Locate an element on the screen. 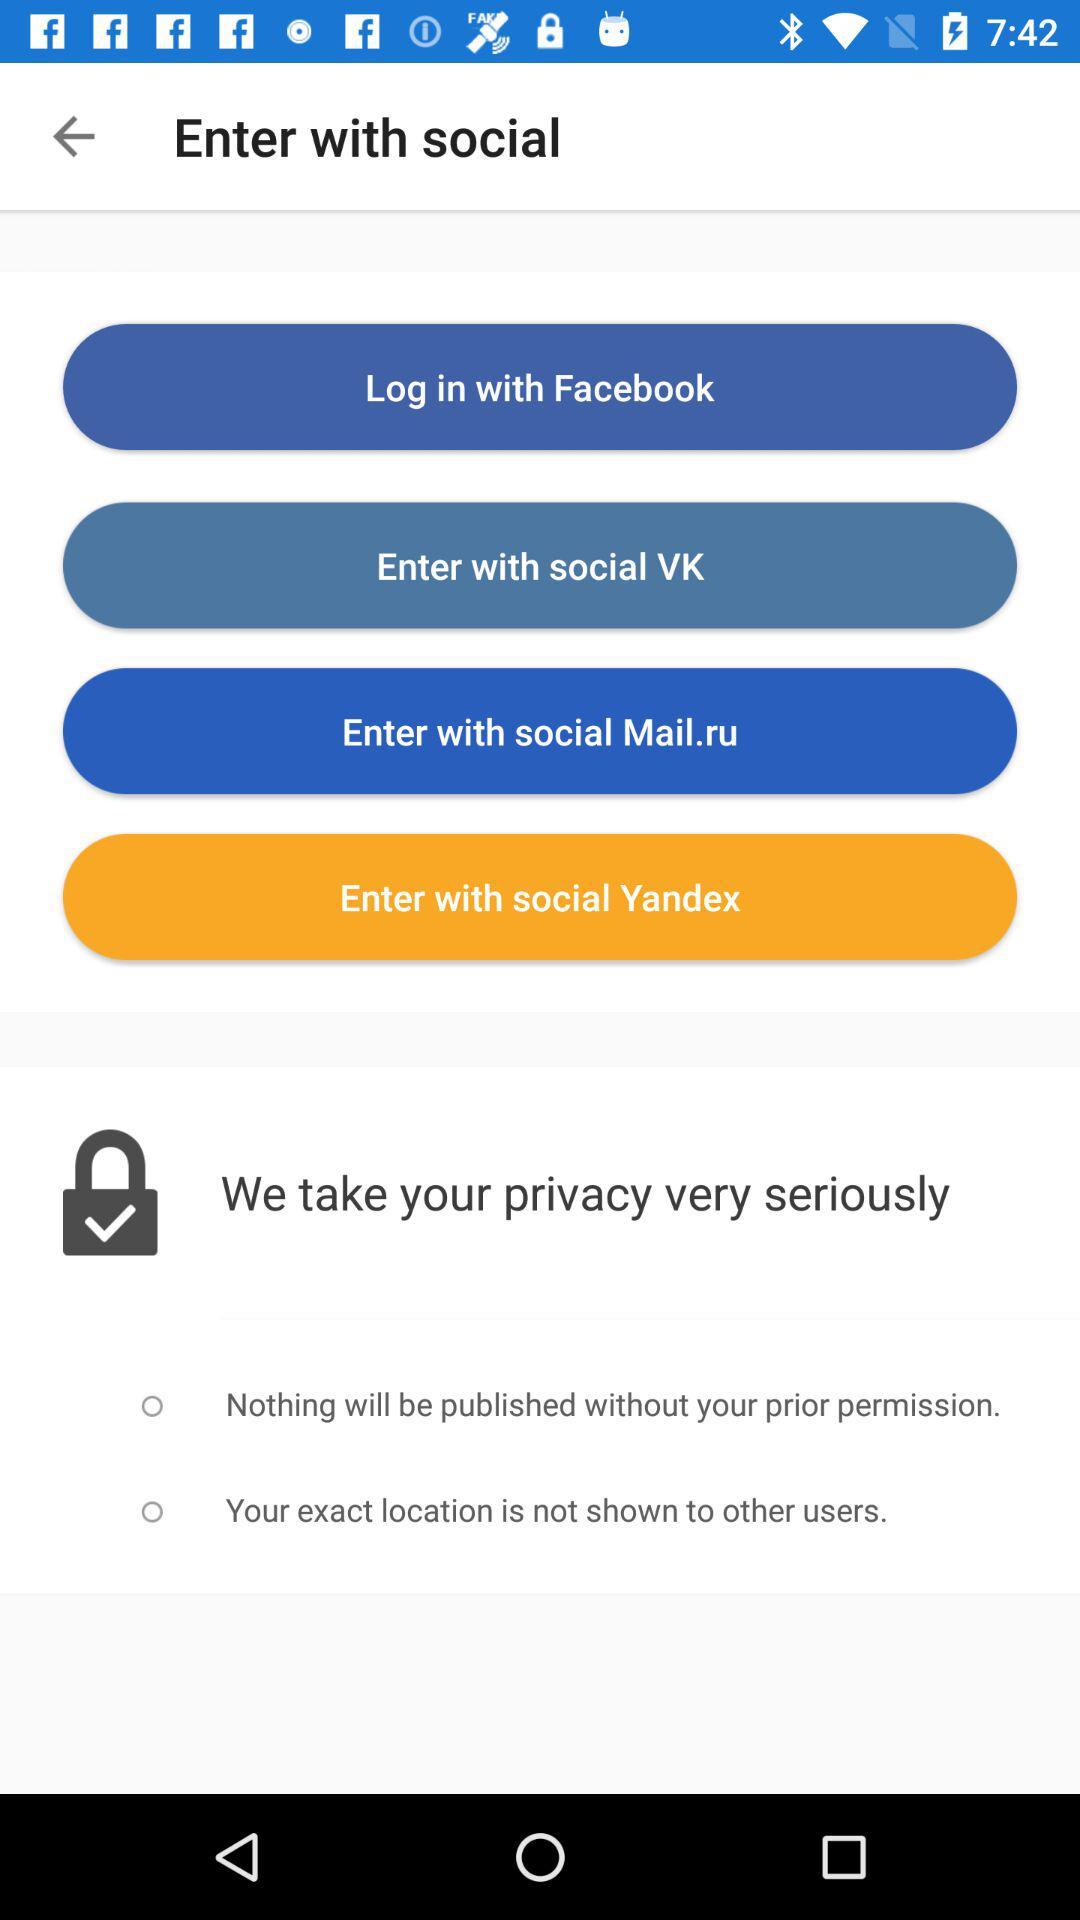  the arrow_backward icon is located at coordinates (72, 135).